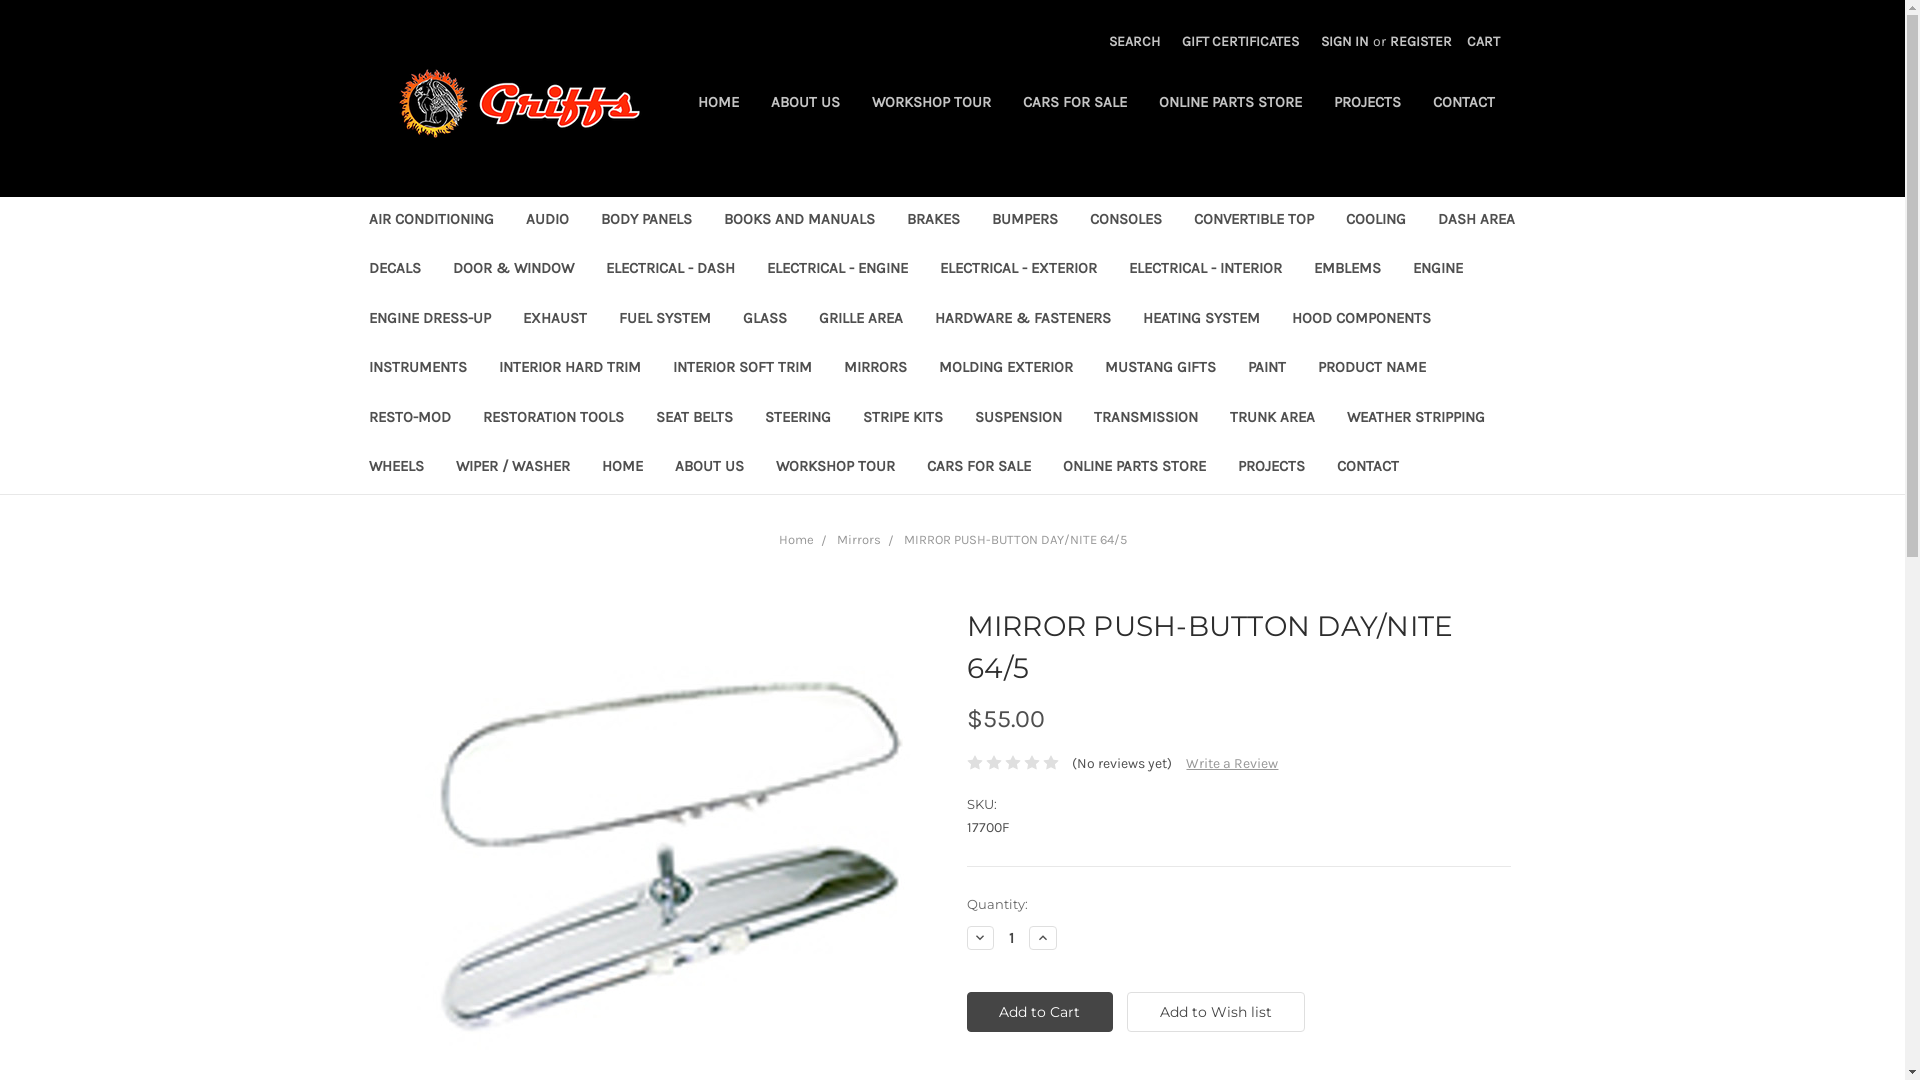 Image resolution: width=1920 pixels, height=1080 pixels. I want to click on 'ENGINE', so click(1395, 270).